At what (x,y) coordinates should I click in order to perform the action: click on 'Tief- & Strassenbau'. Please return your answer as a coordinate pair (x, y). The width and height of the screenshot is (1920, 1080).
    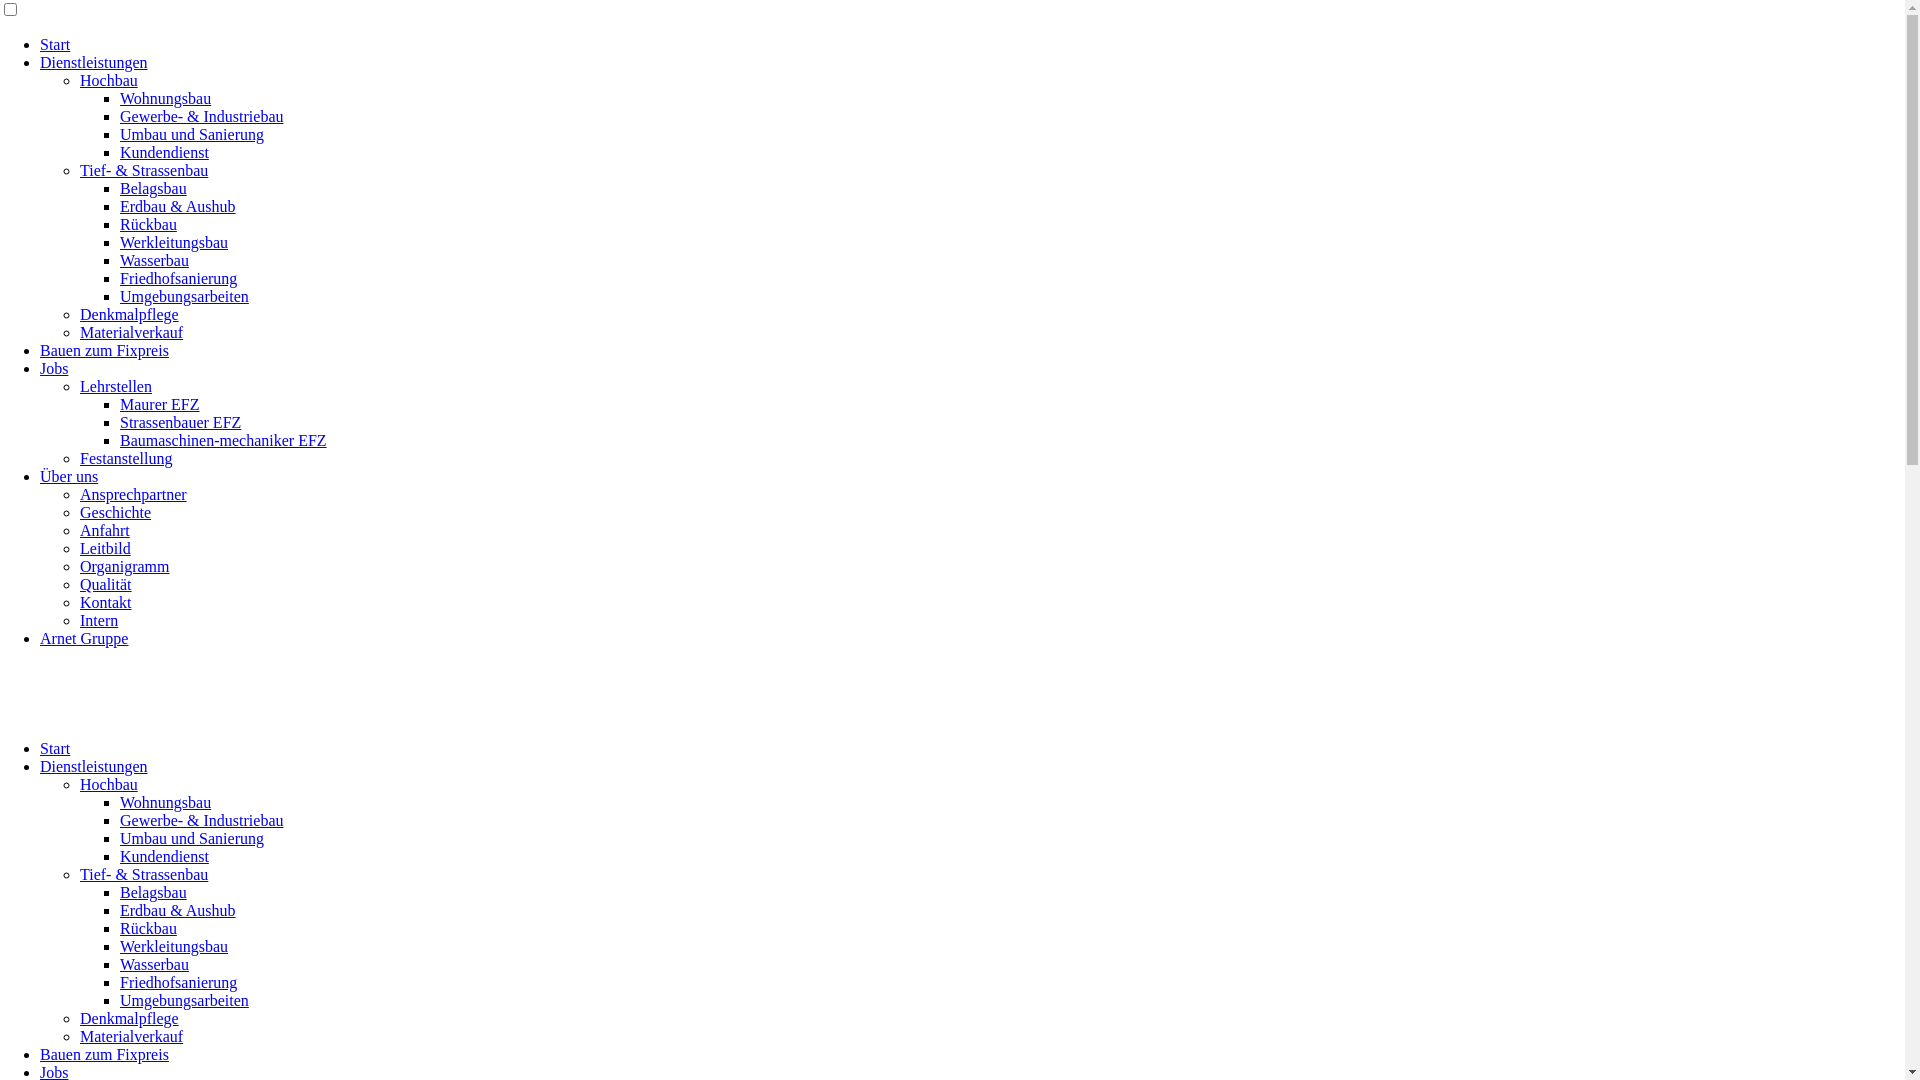
    Looking at the image, I should click on (143, 873).